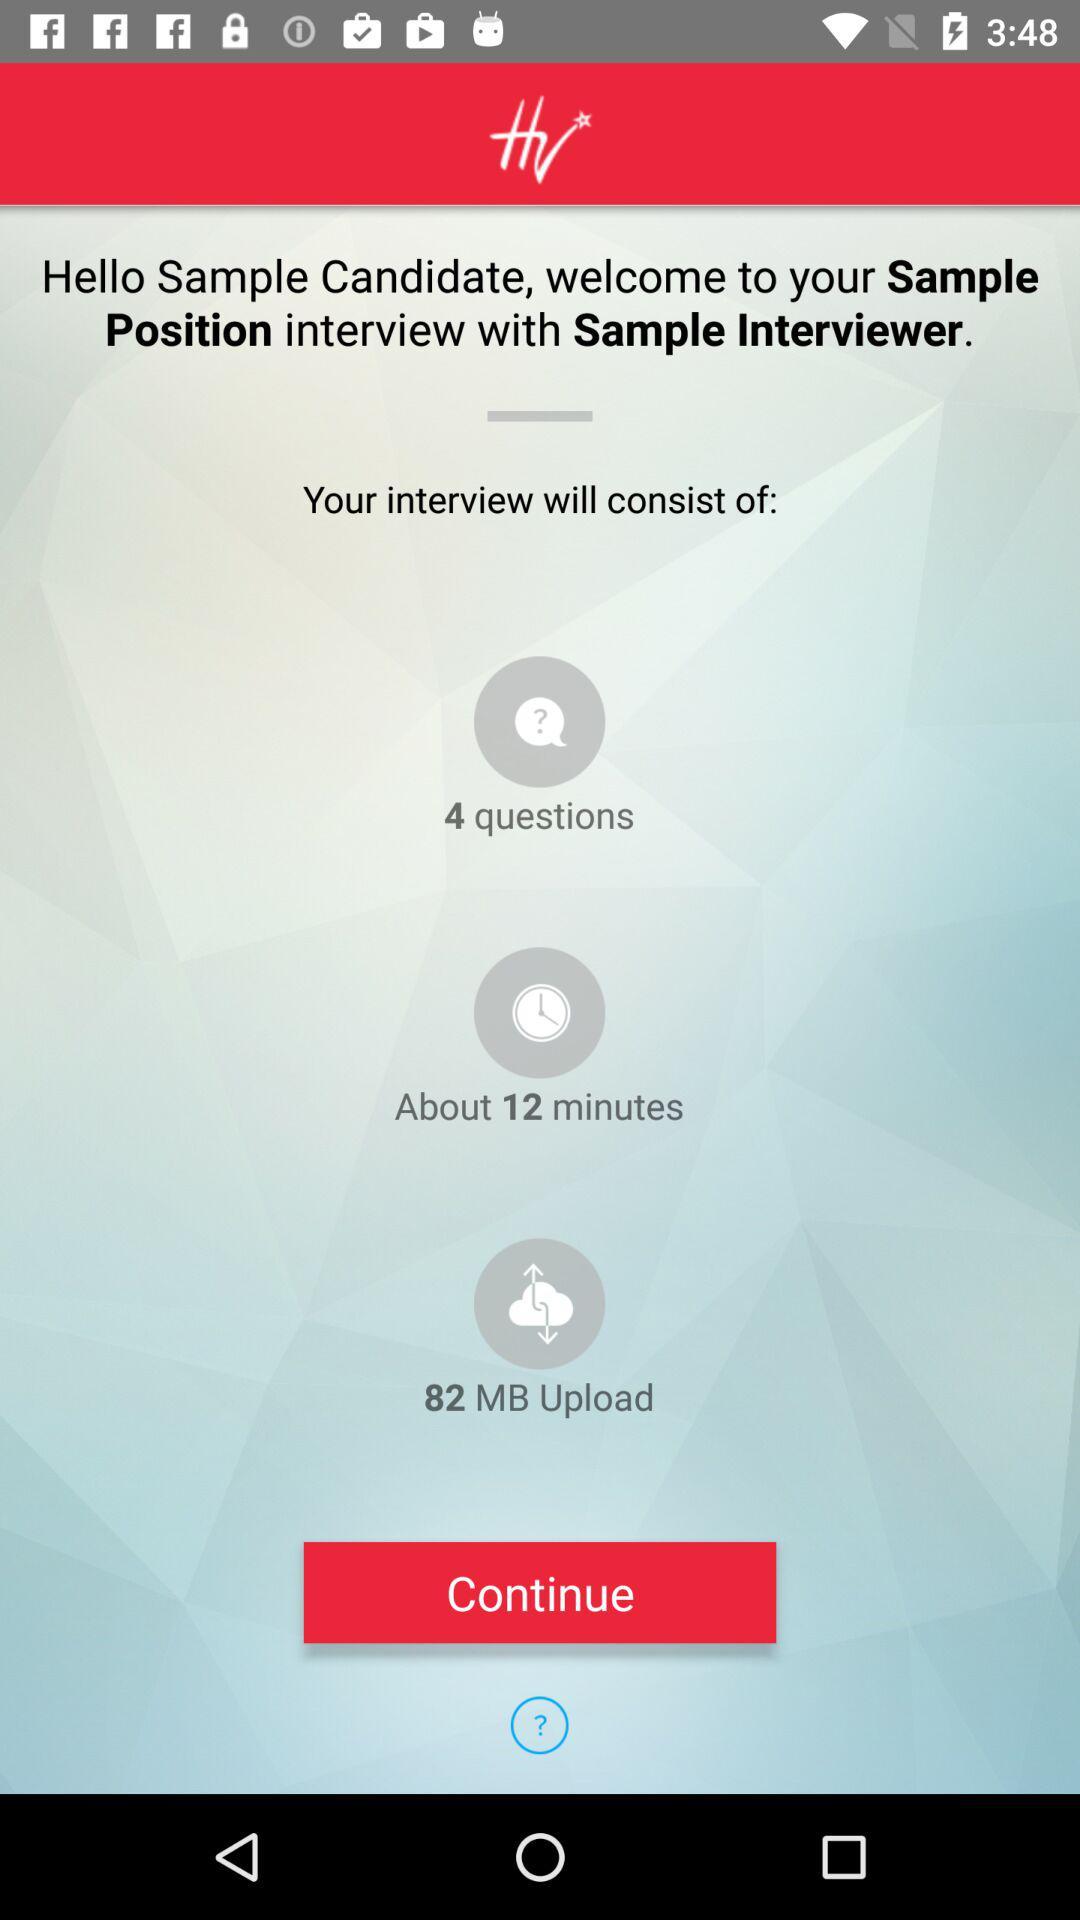  Describe the element at coordinates (540, 1591) in the screenshot. I see `continue` at that location.